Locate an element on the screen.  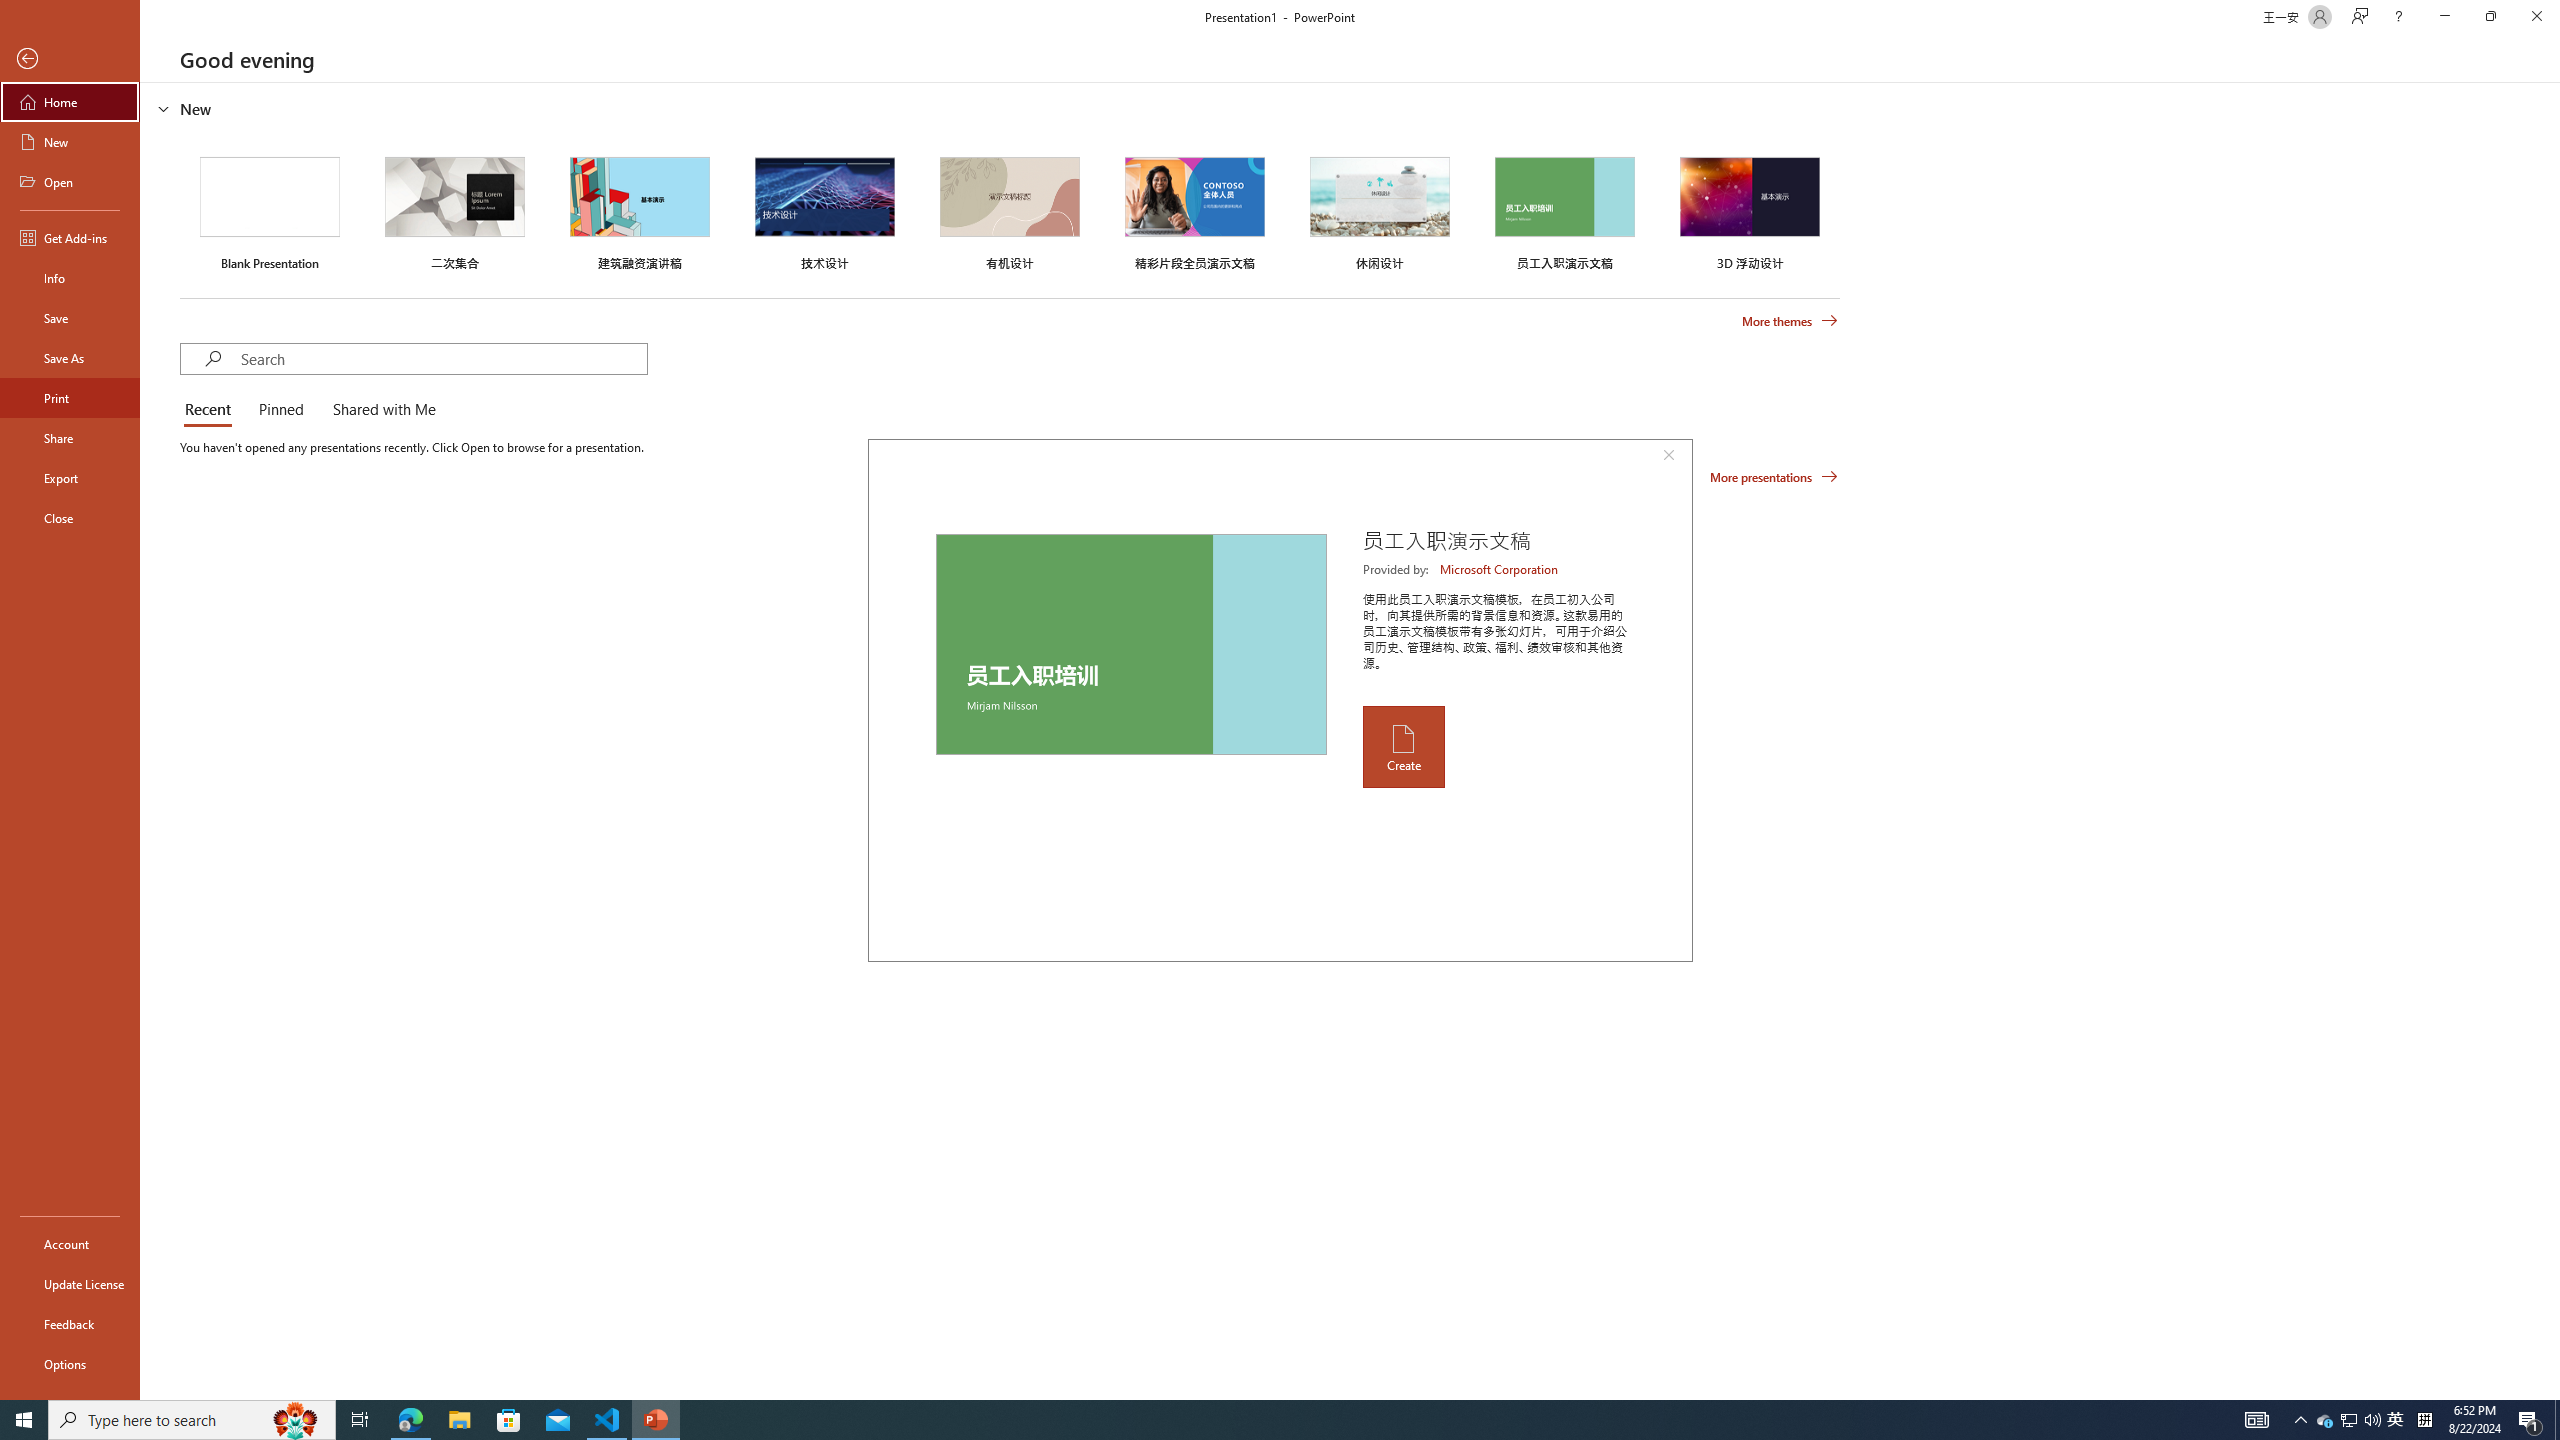
'Hide or show region' is located at coordinates (163, 107).